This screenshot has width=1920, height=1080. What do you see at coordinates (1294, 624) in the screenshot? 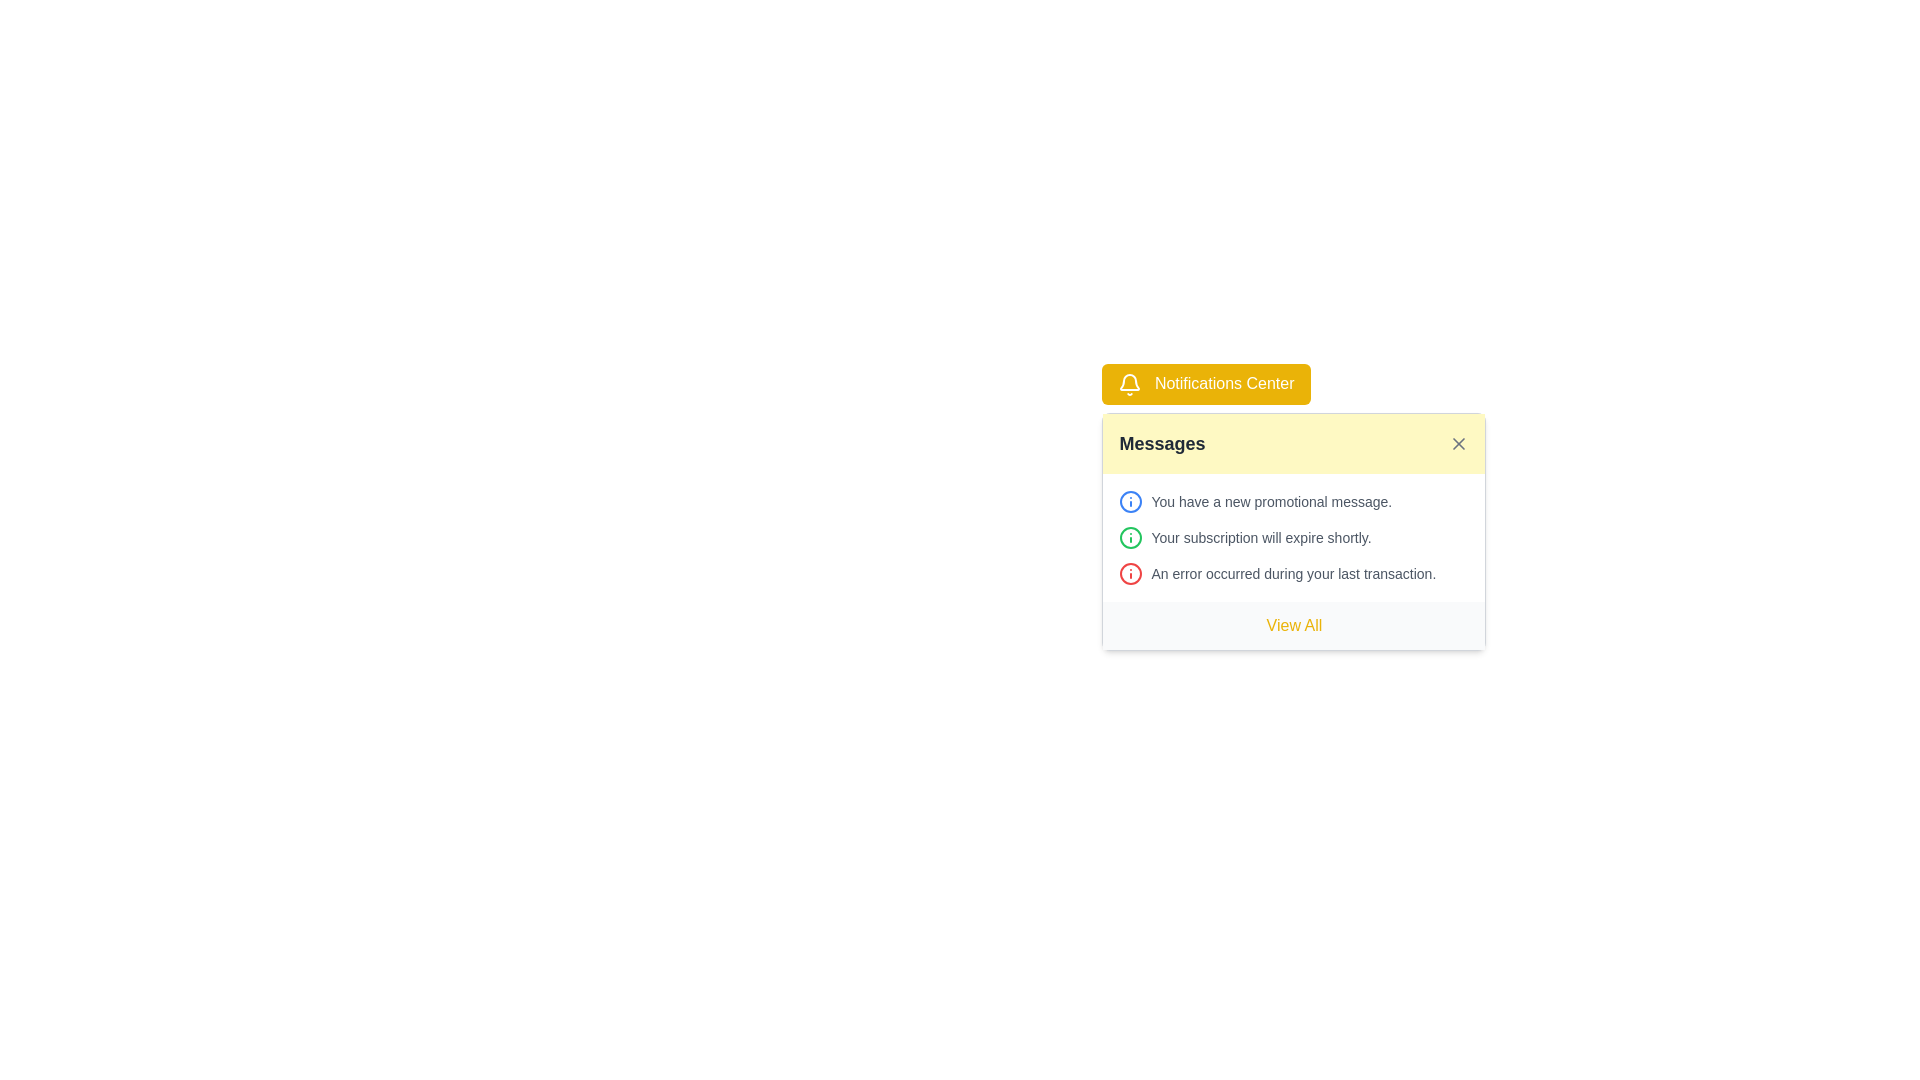
I see `the button located at the bottom of the notification panel` at bounding box center [1294, 624].